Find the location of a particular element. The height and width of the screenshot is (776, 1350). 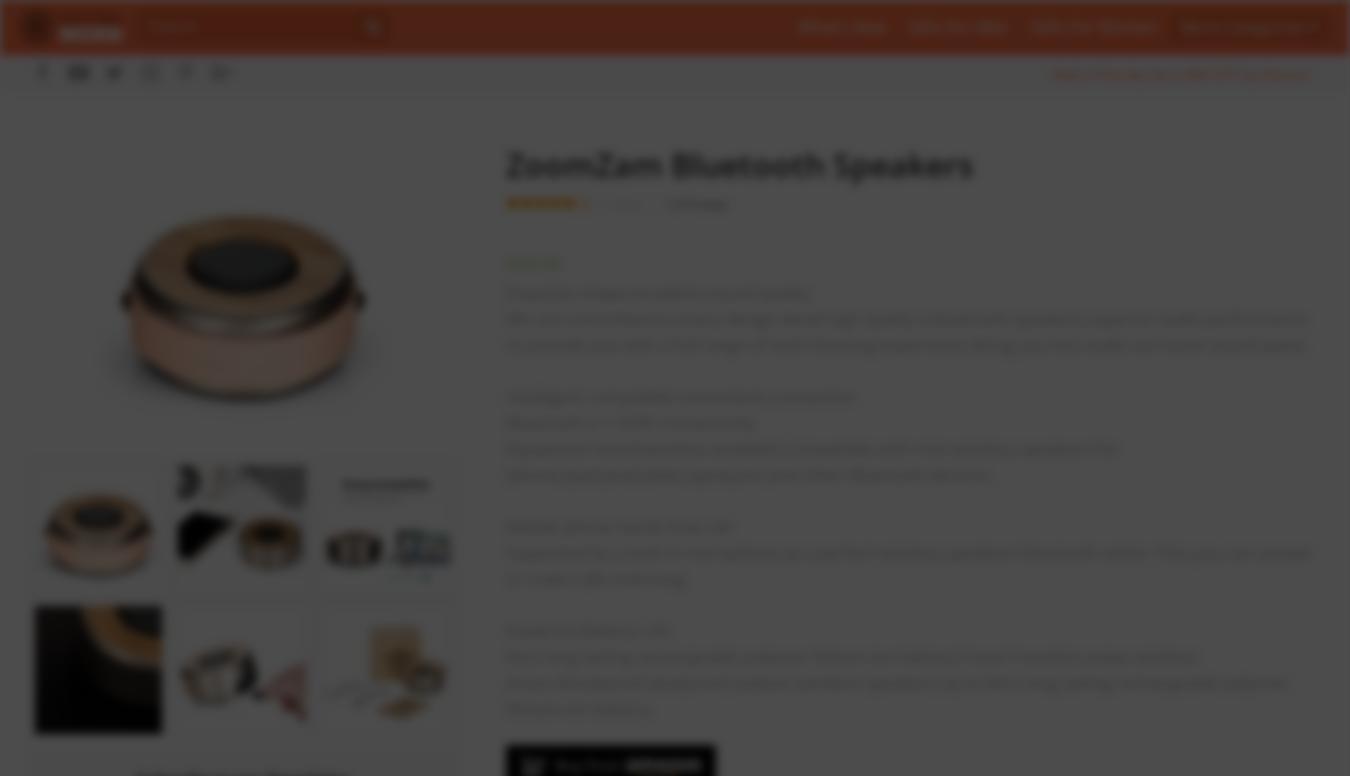

'ZoomZam Bluetooth Speakers' is located at coordinates (504, 163).